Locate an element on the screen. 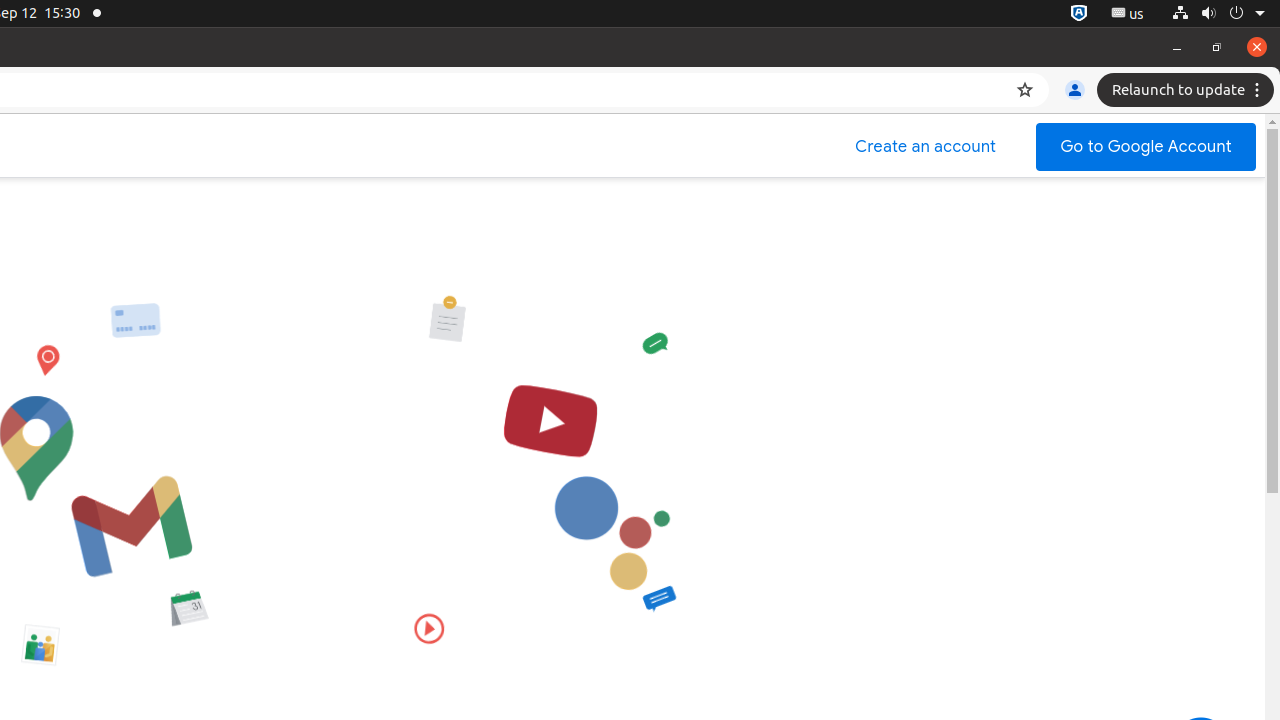 The width and height of the screenshot is (1280, 720). 'System' is located at coordinates (1217, 13).